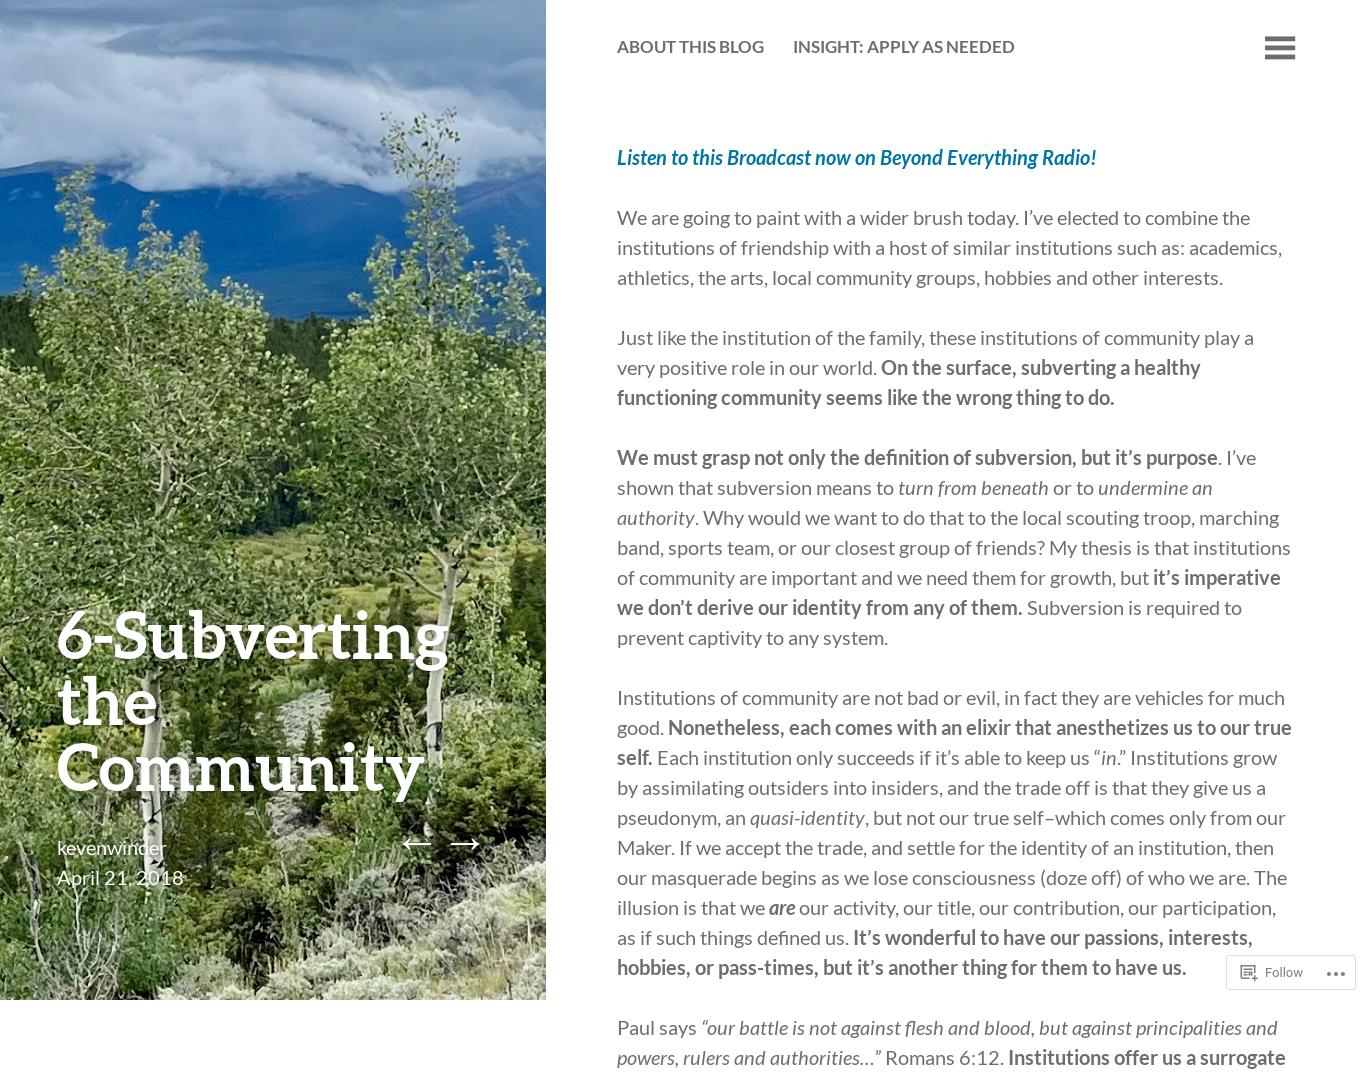 This screenshot has width=1366, height=1074. What do you see at coordinates (856, 156) in the screenshot?
I see `'Listen to this Broadcast now on Beyond Everything Radio!'` at bounding box center [856, 156].